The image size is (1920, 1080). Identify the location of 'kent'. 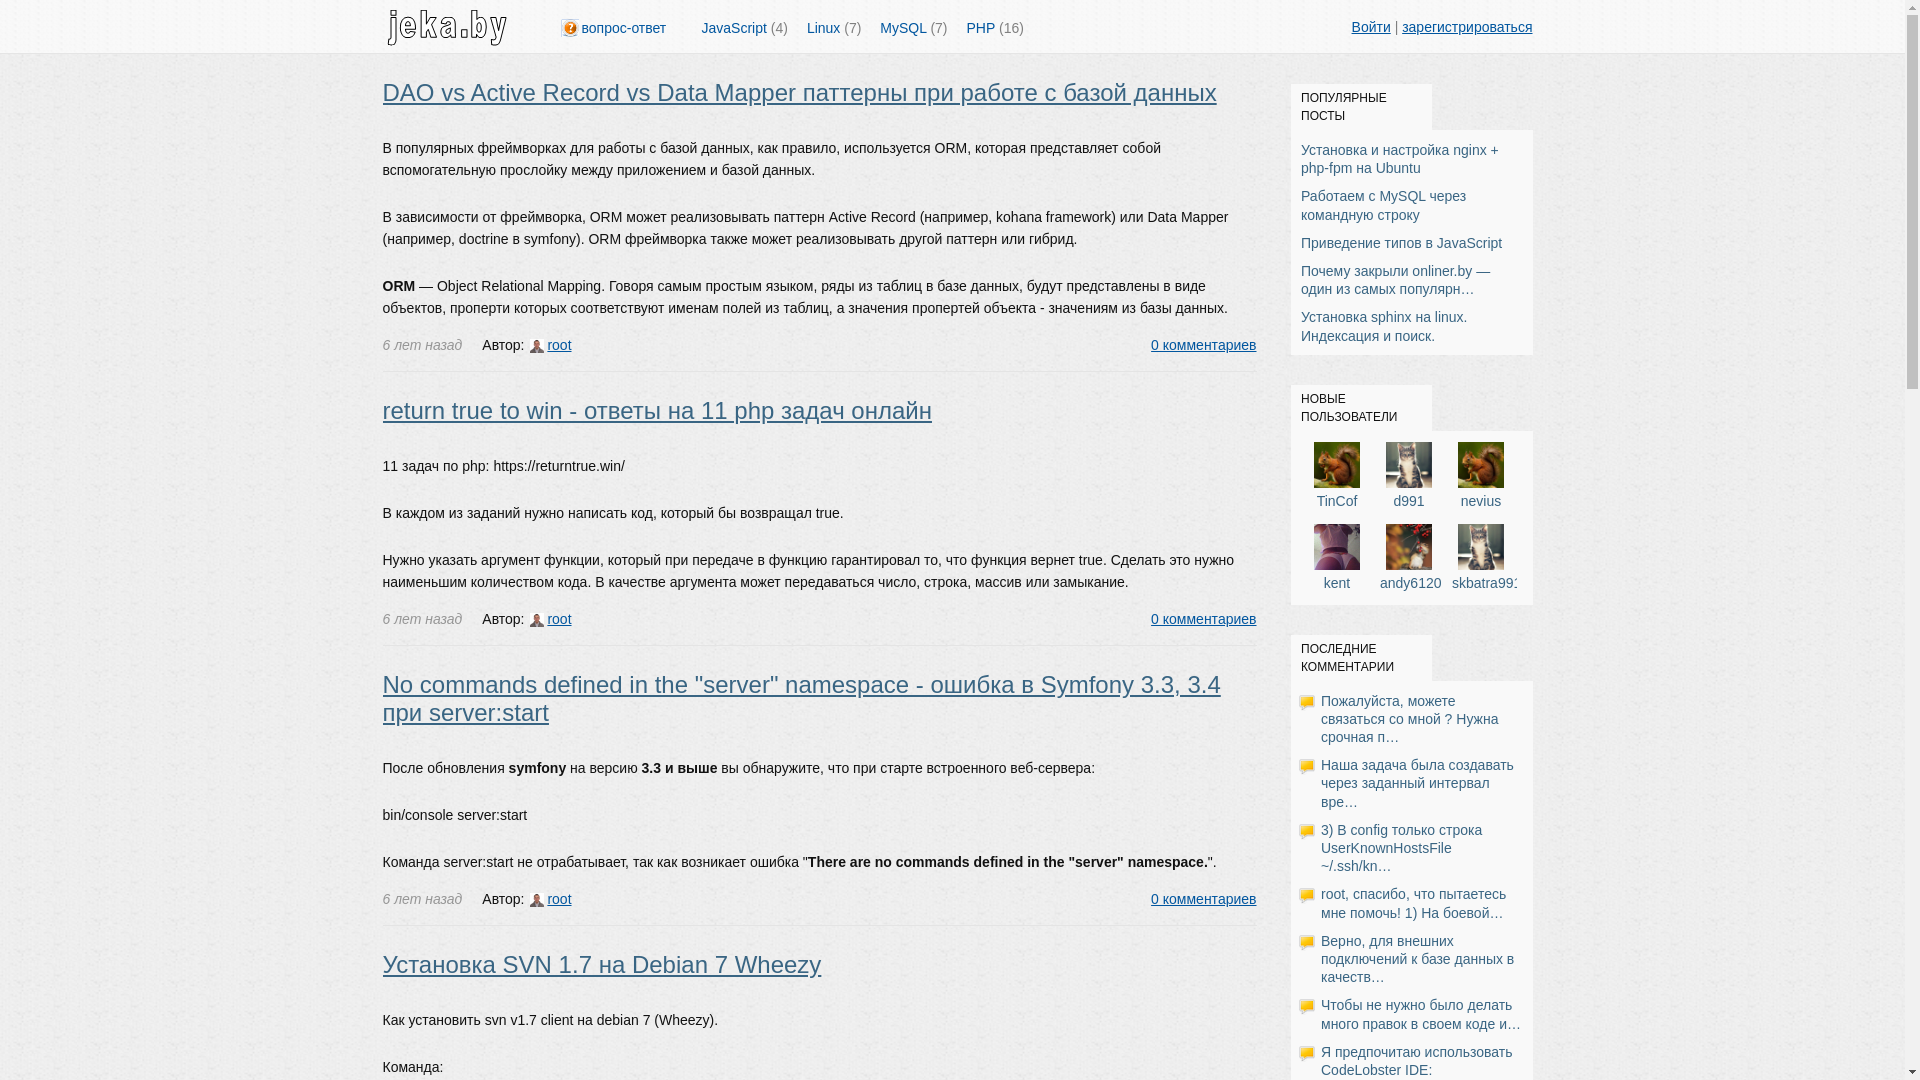
(1337, 574).